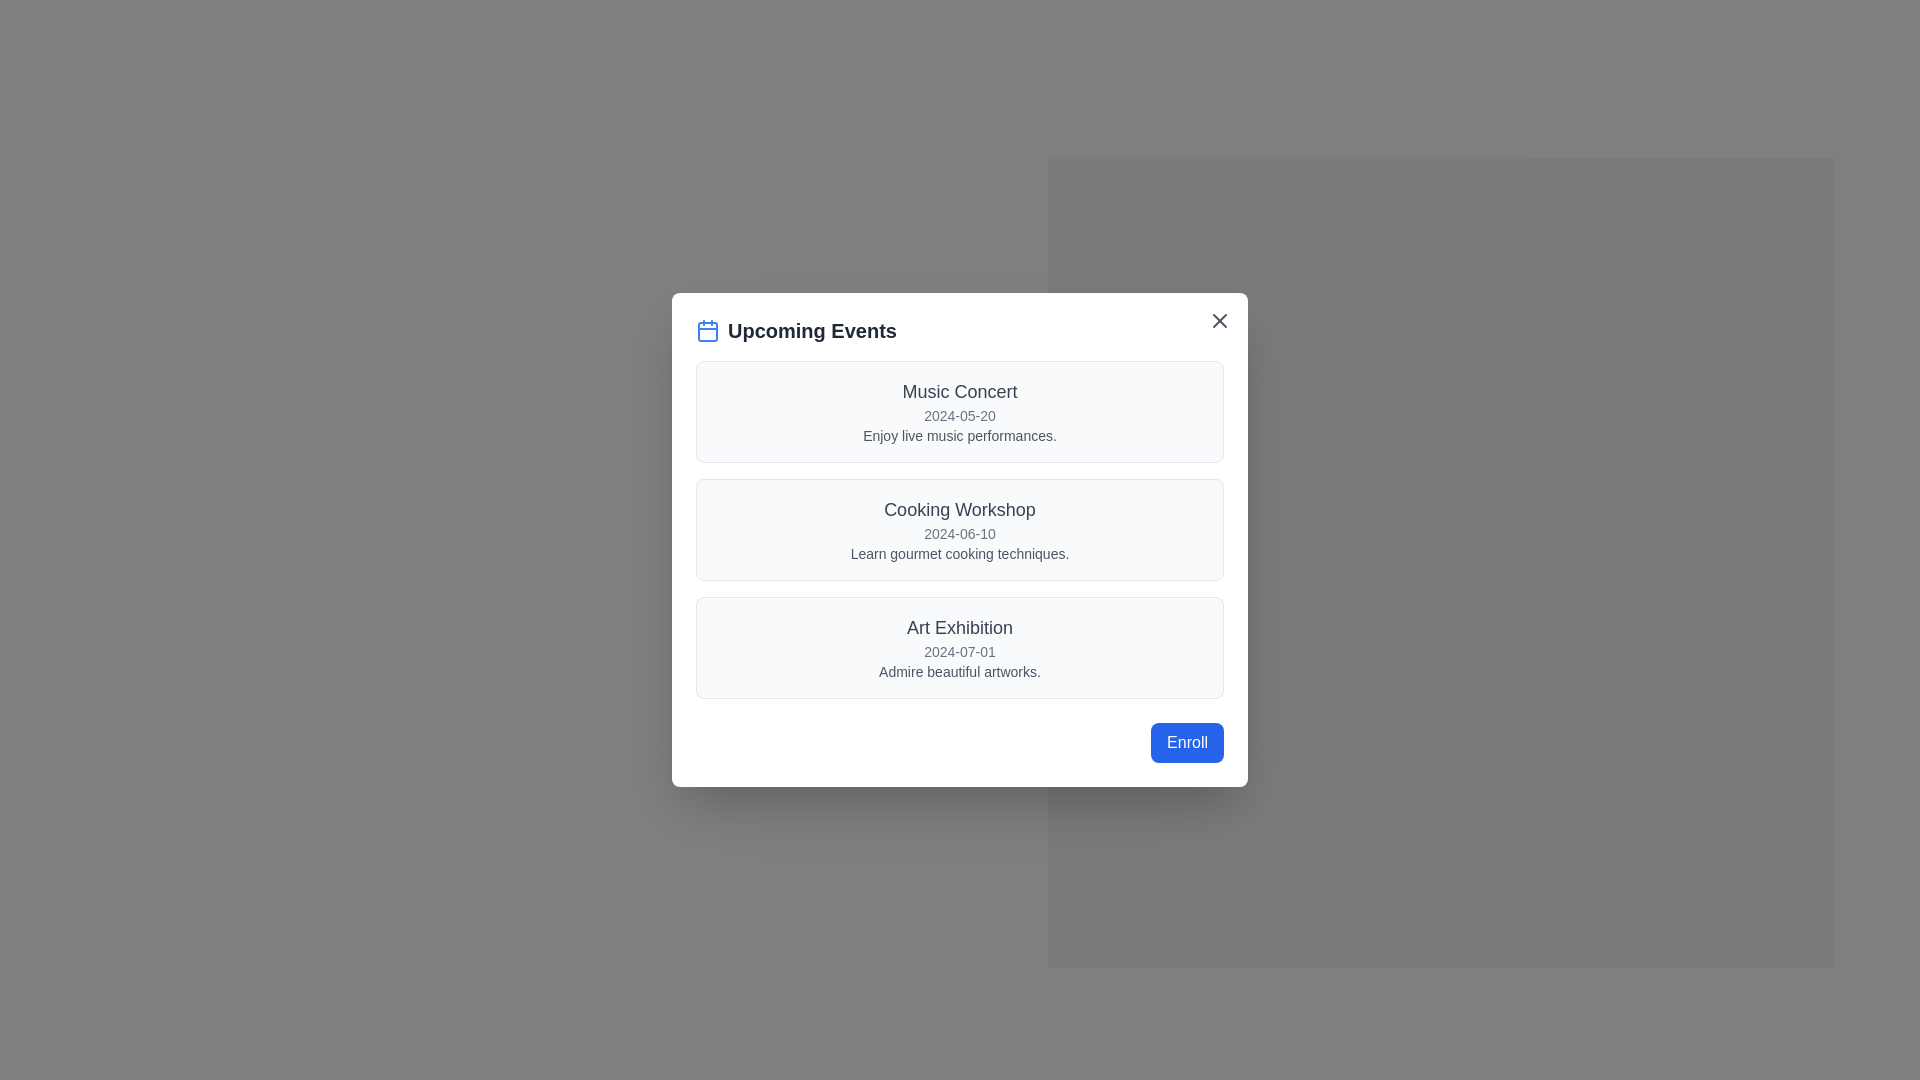 Image resolution: width=1920 pixels, height=1080 pixels. Describe the element at coordinates (960, 415) in the screenshot. I see `the small gray text label displaying the date in 'YYYY-MM-DD' format, which is centrally located below the event title 'Music Concert' and above the description 'Enjoy live music performances.'` at that location.